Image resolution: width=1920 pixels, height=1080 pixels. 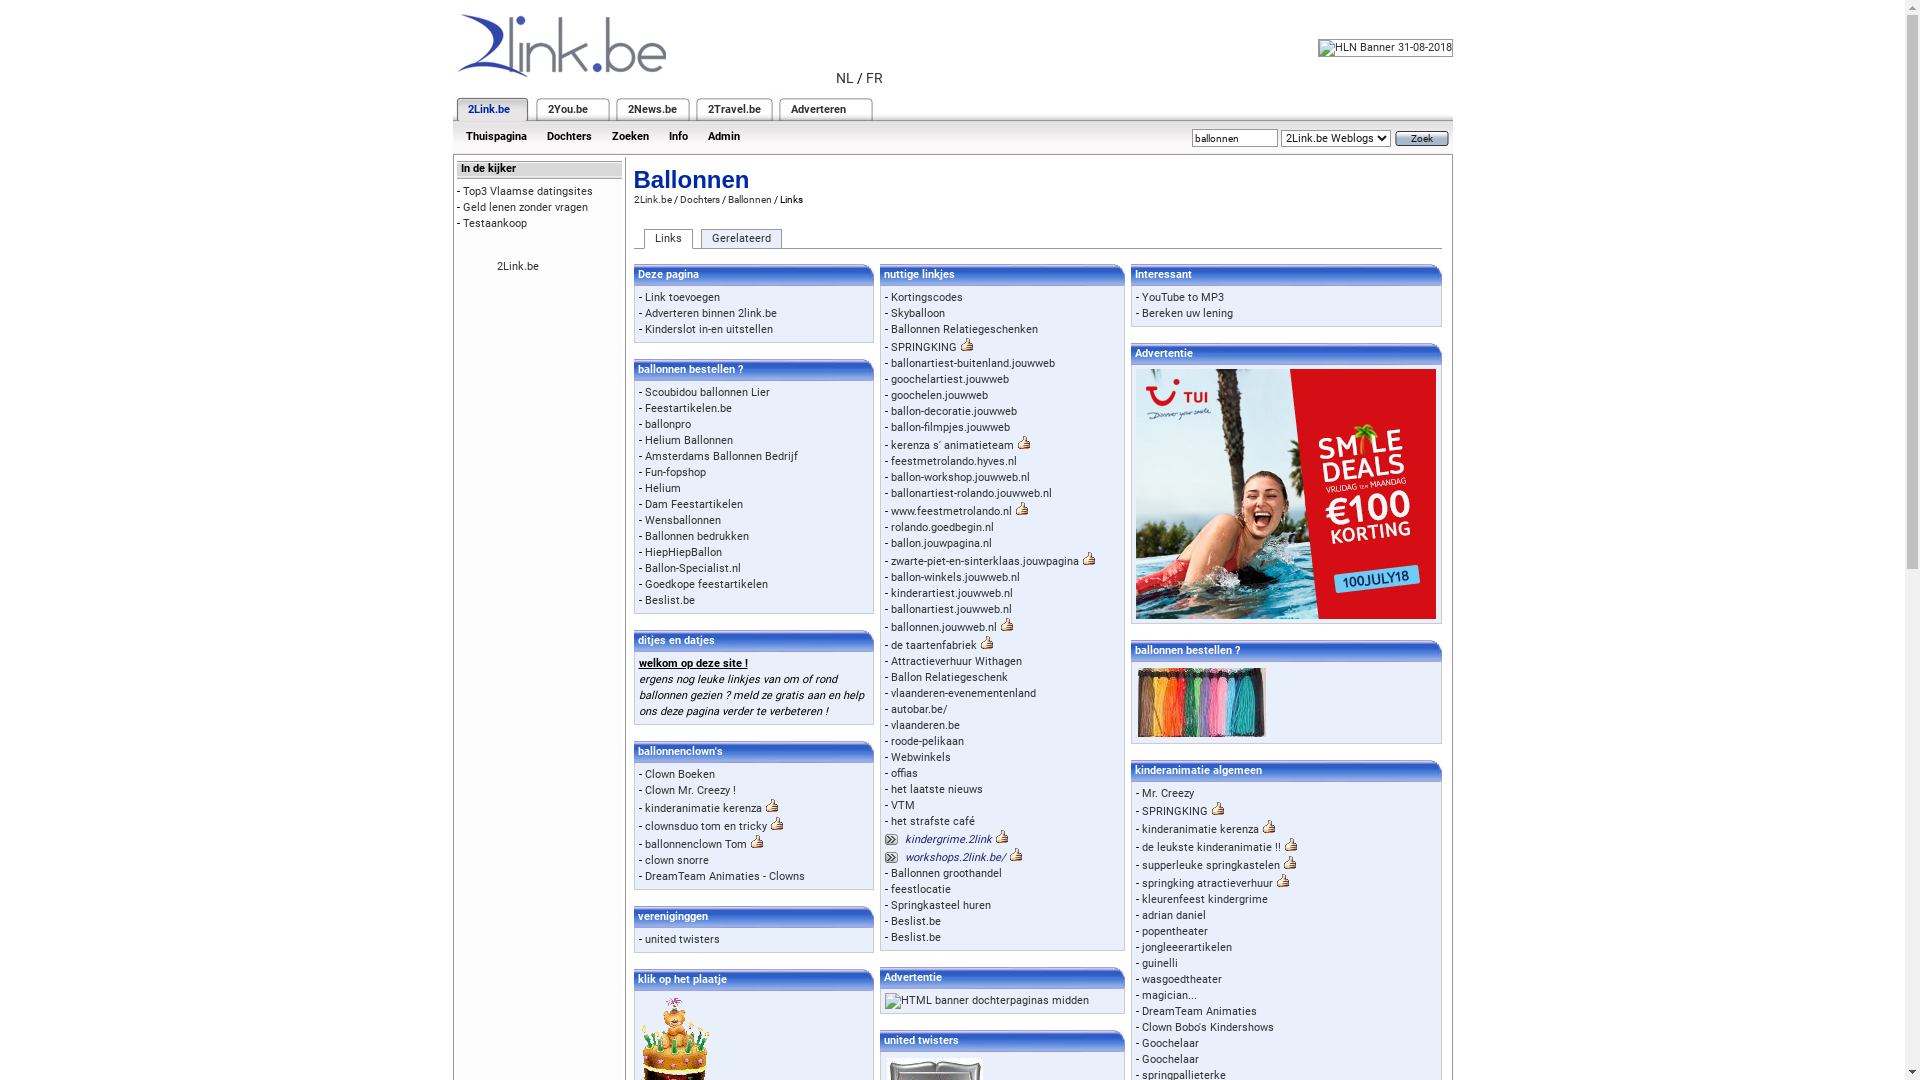 I want to click on 'popentheater', so click(x=1175, y=931).